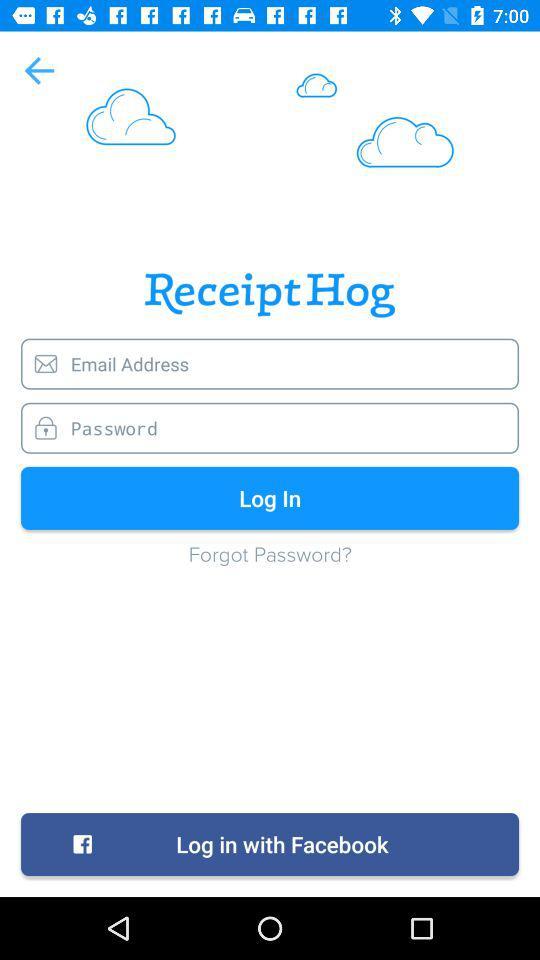 Image resolution: width=540 pixels, height=960 pixels. I want to click on the icon below the log in, so click(270, 563).